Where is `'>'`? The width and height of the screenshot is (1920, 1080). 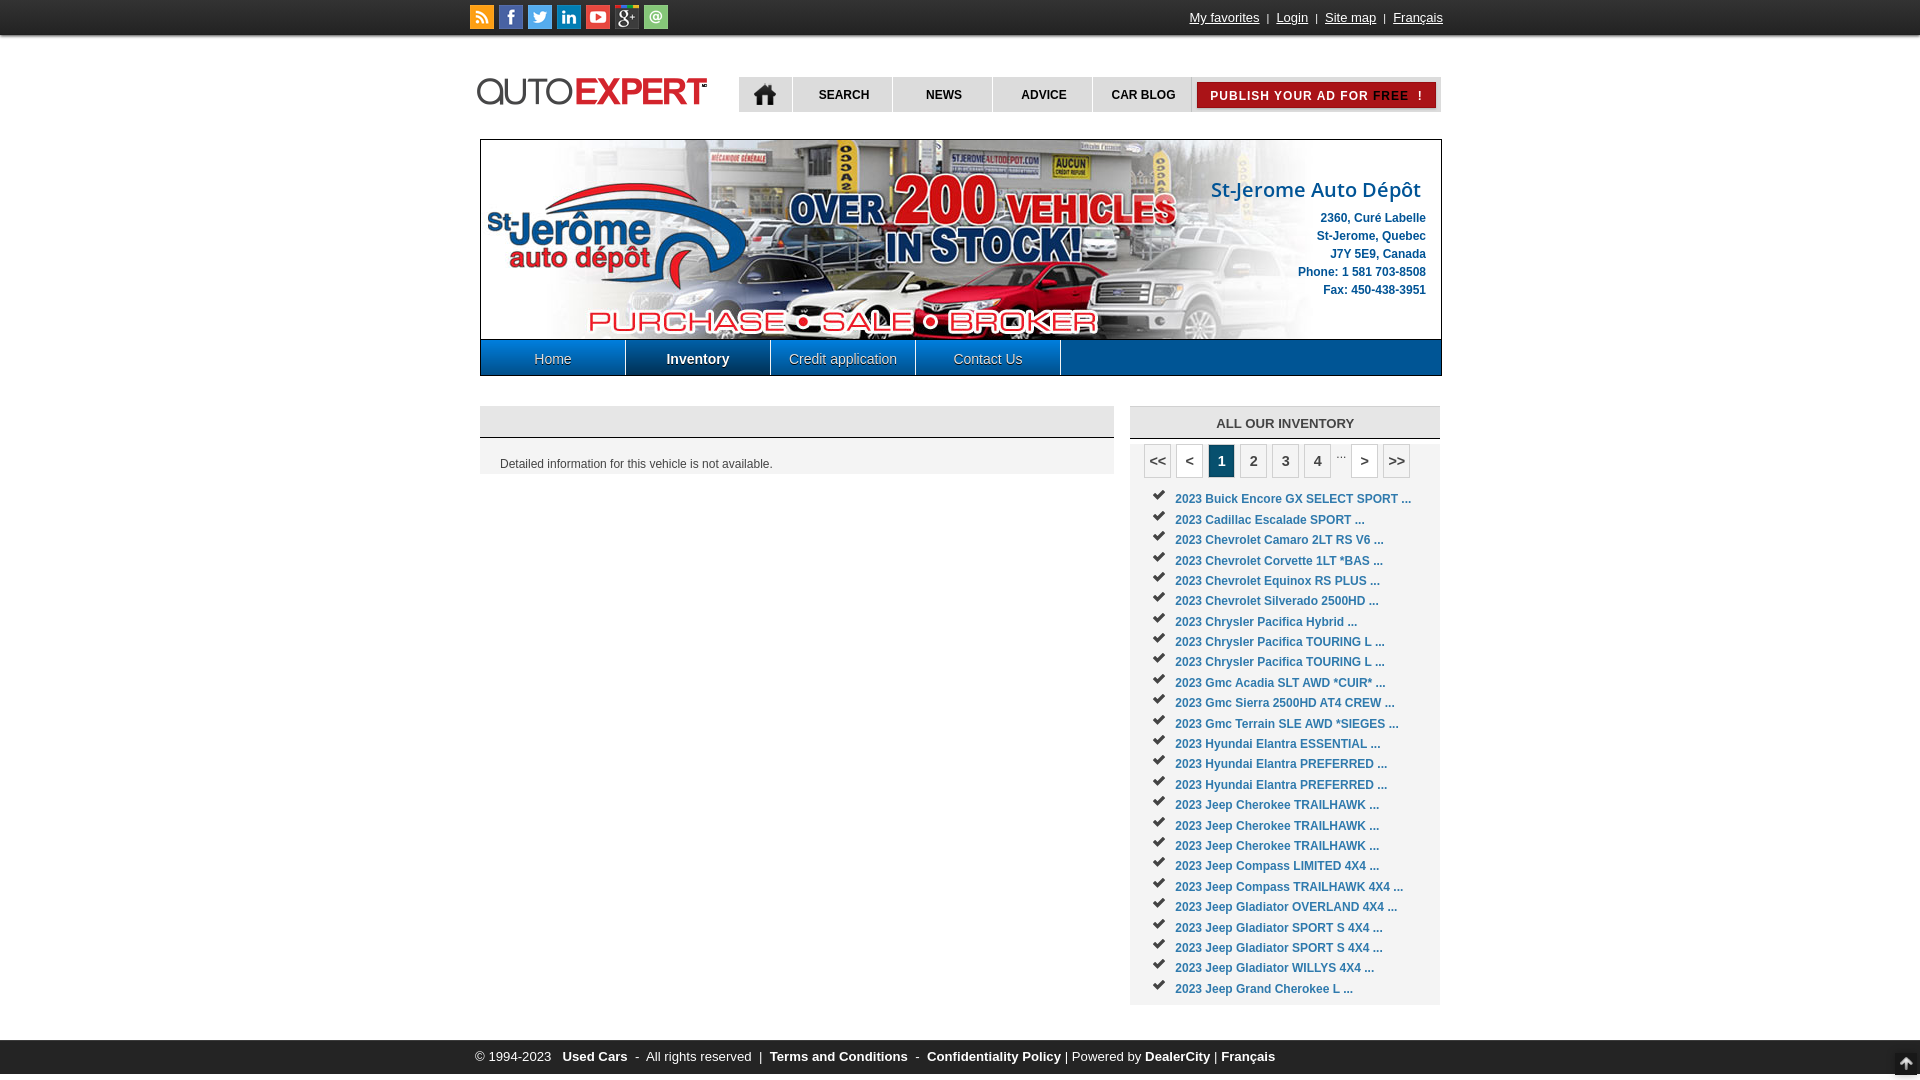
'>' is located at coordinates (1363, 461).